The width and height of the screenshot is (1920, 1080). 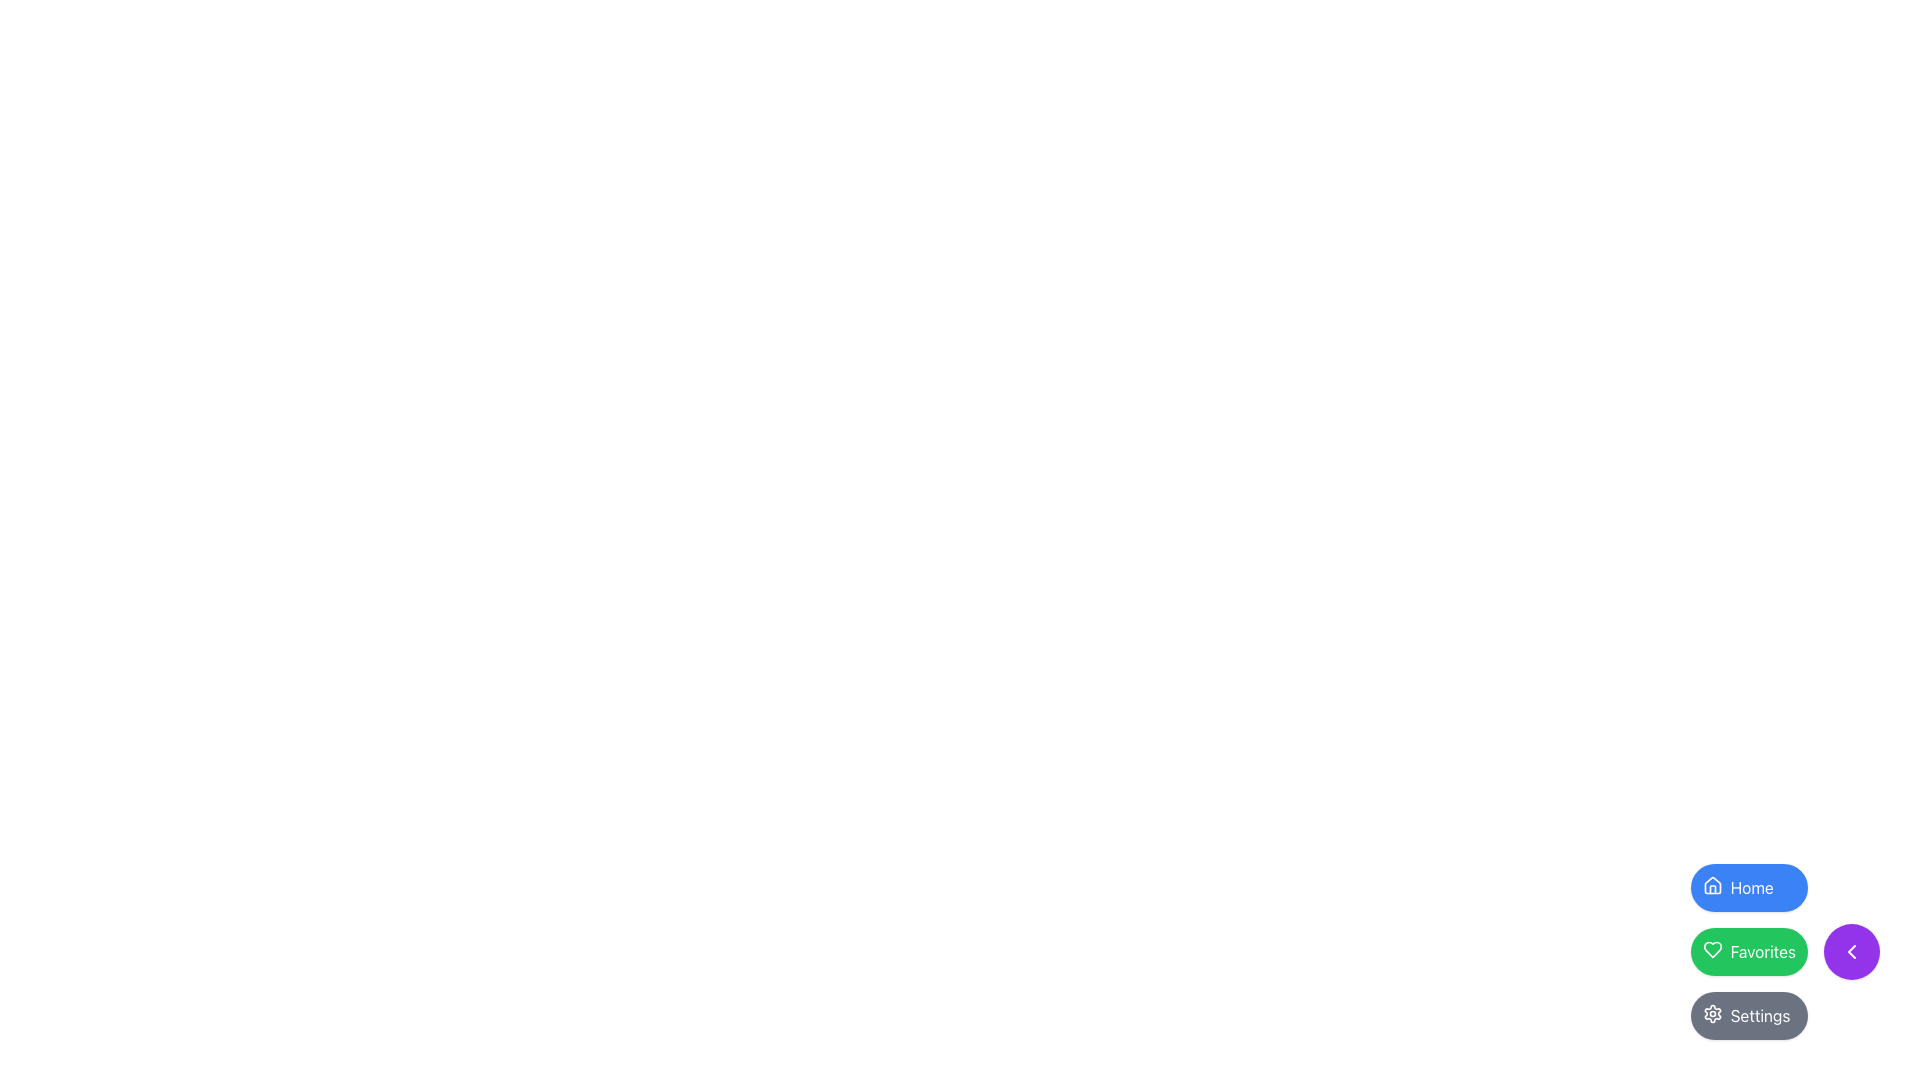 I want to click on the stylized house icon outlined in a thin stroke within a blue circular area, located near the top of the blue button labeled 'Home', so click(x=1711, y=884).